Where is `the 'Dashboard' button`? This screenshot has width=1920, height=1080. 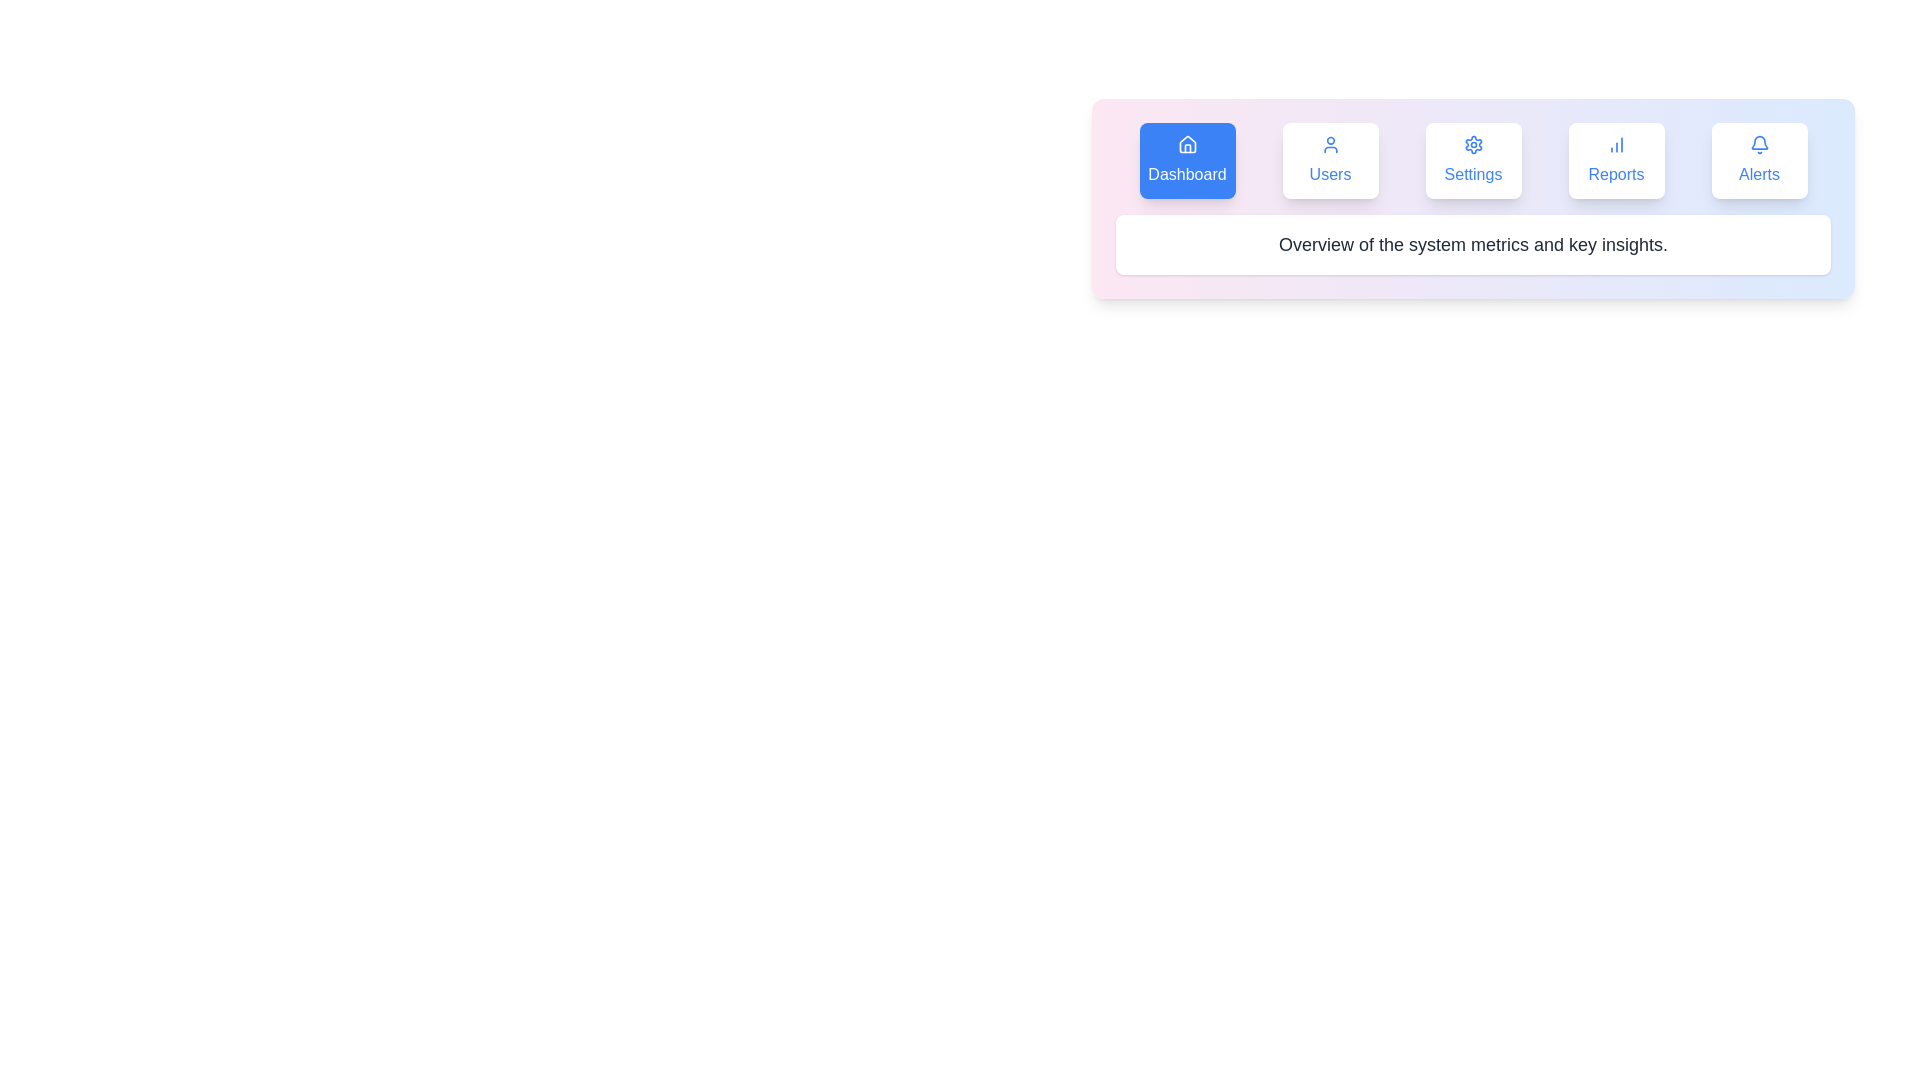
the 'Dashboard' button is located at coordinates (1187, 160).